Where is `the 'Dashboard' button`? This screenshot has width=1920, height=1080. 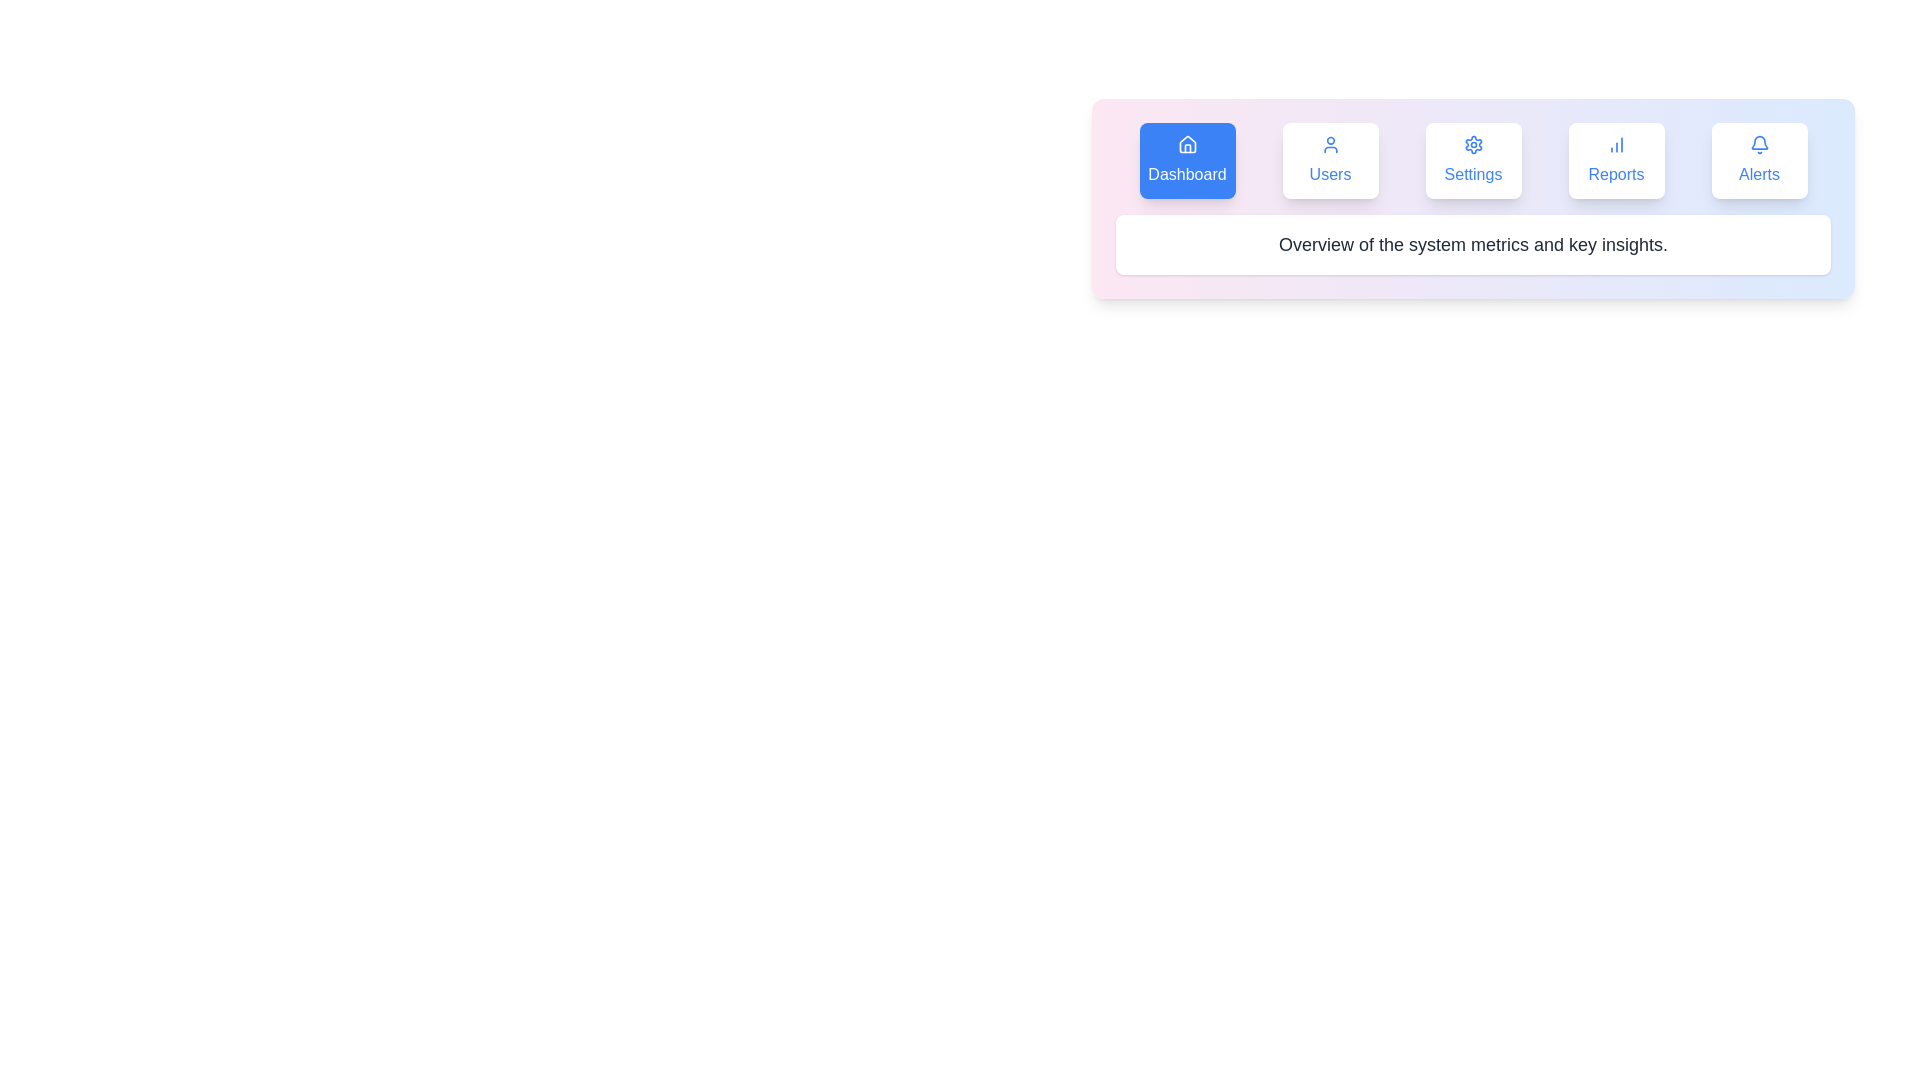
the 'Dashboard' button is located at coordinates (1187, 160).